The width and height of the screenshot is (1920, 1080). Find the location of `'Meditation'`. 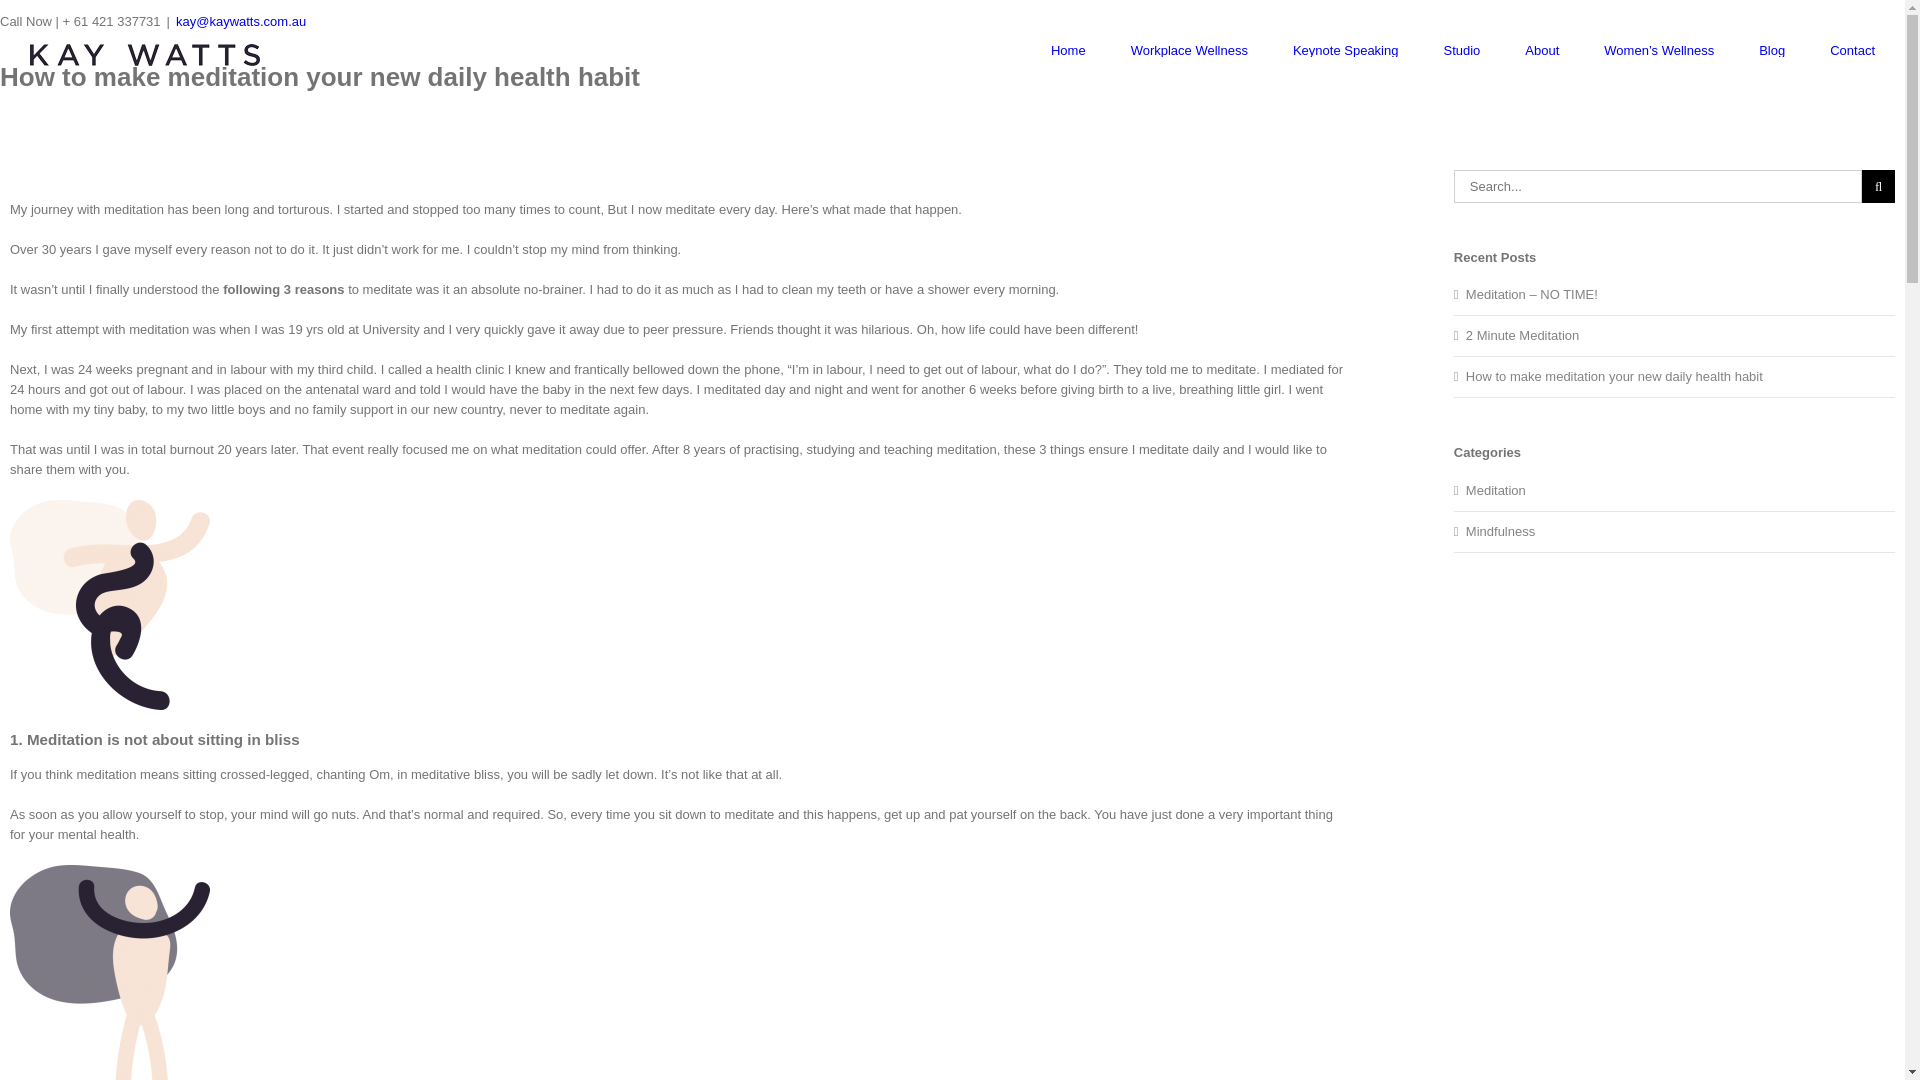

'Meditation' is located at coordinates (1675, 490).